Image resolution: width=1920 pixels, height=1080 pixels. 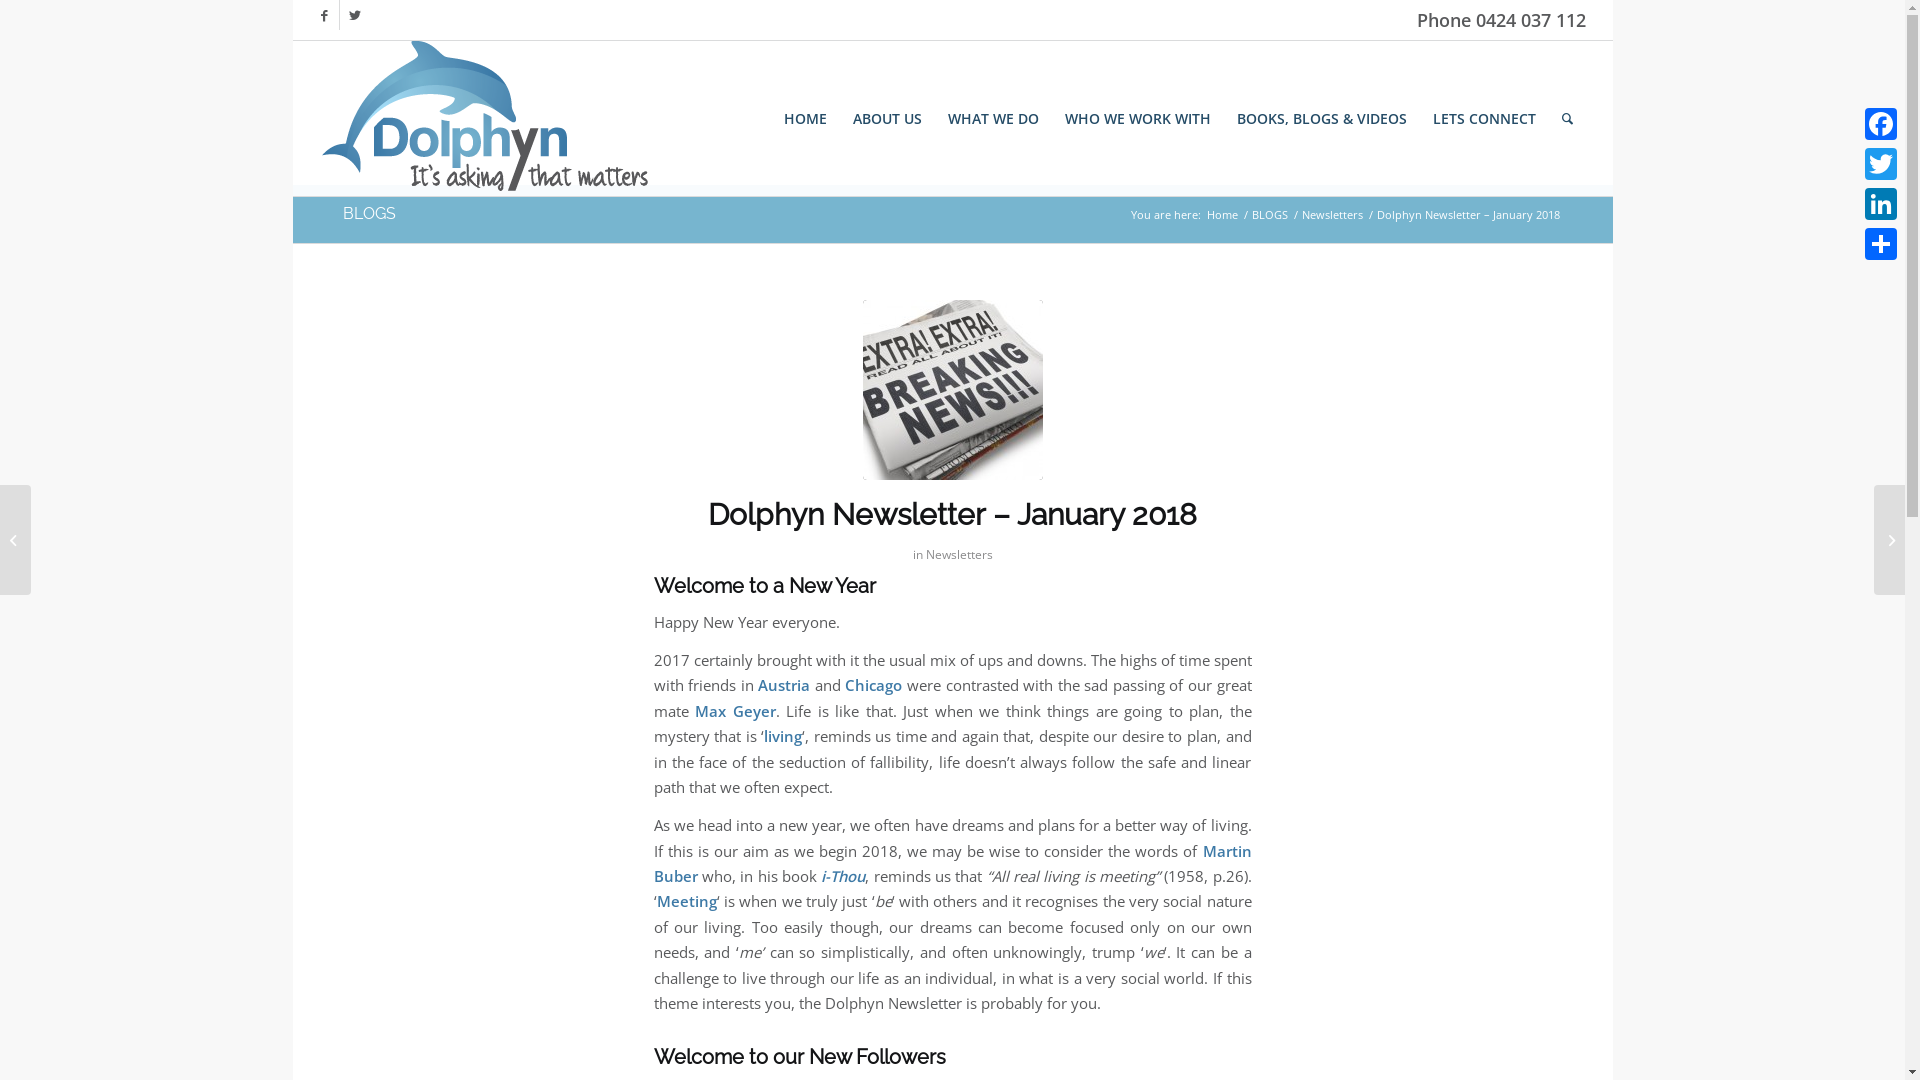 I want to click on 'WHO WE WORK WITH', so click(x=1137, y=118).